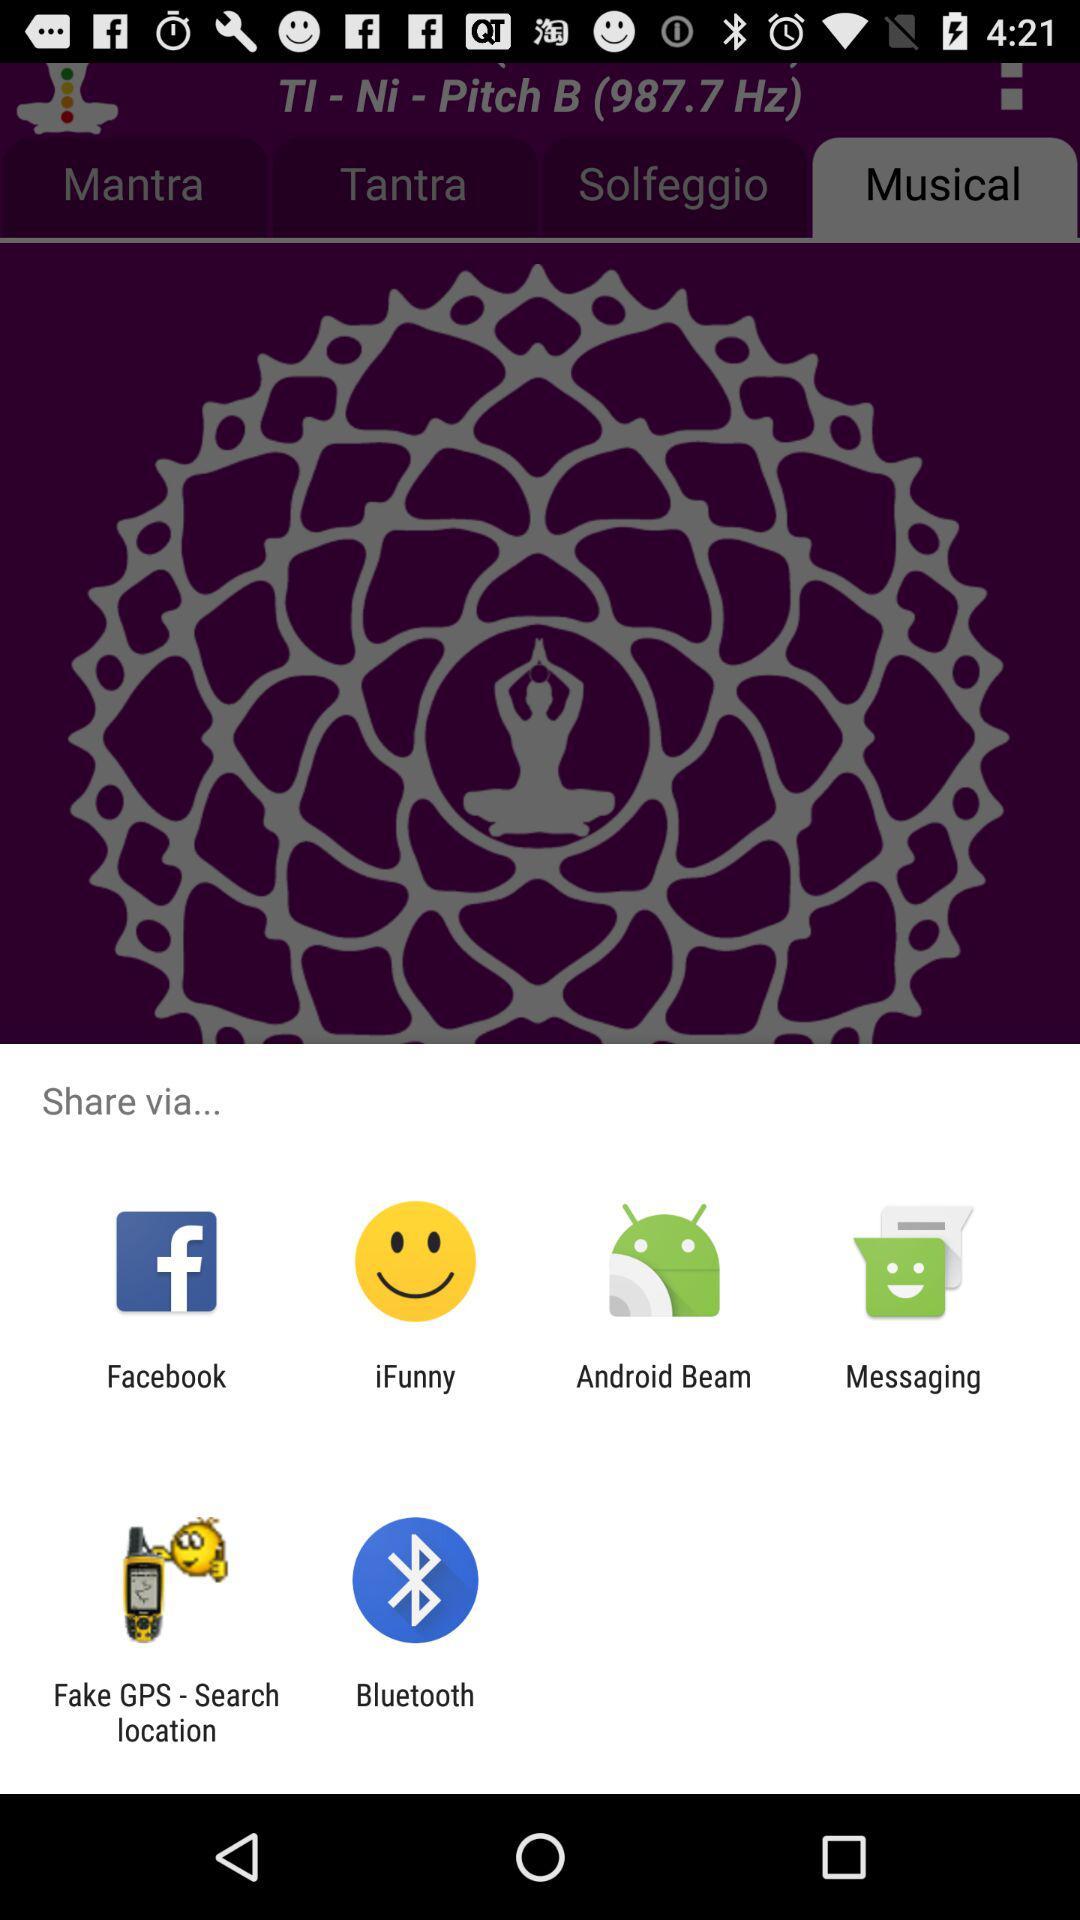  What do you see at coordinates (913, 1392) in the screenshot?
I see `item next to the android beam icon` at bounding box center [913, 1392].